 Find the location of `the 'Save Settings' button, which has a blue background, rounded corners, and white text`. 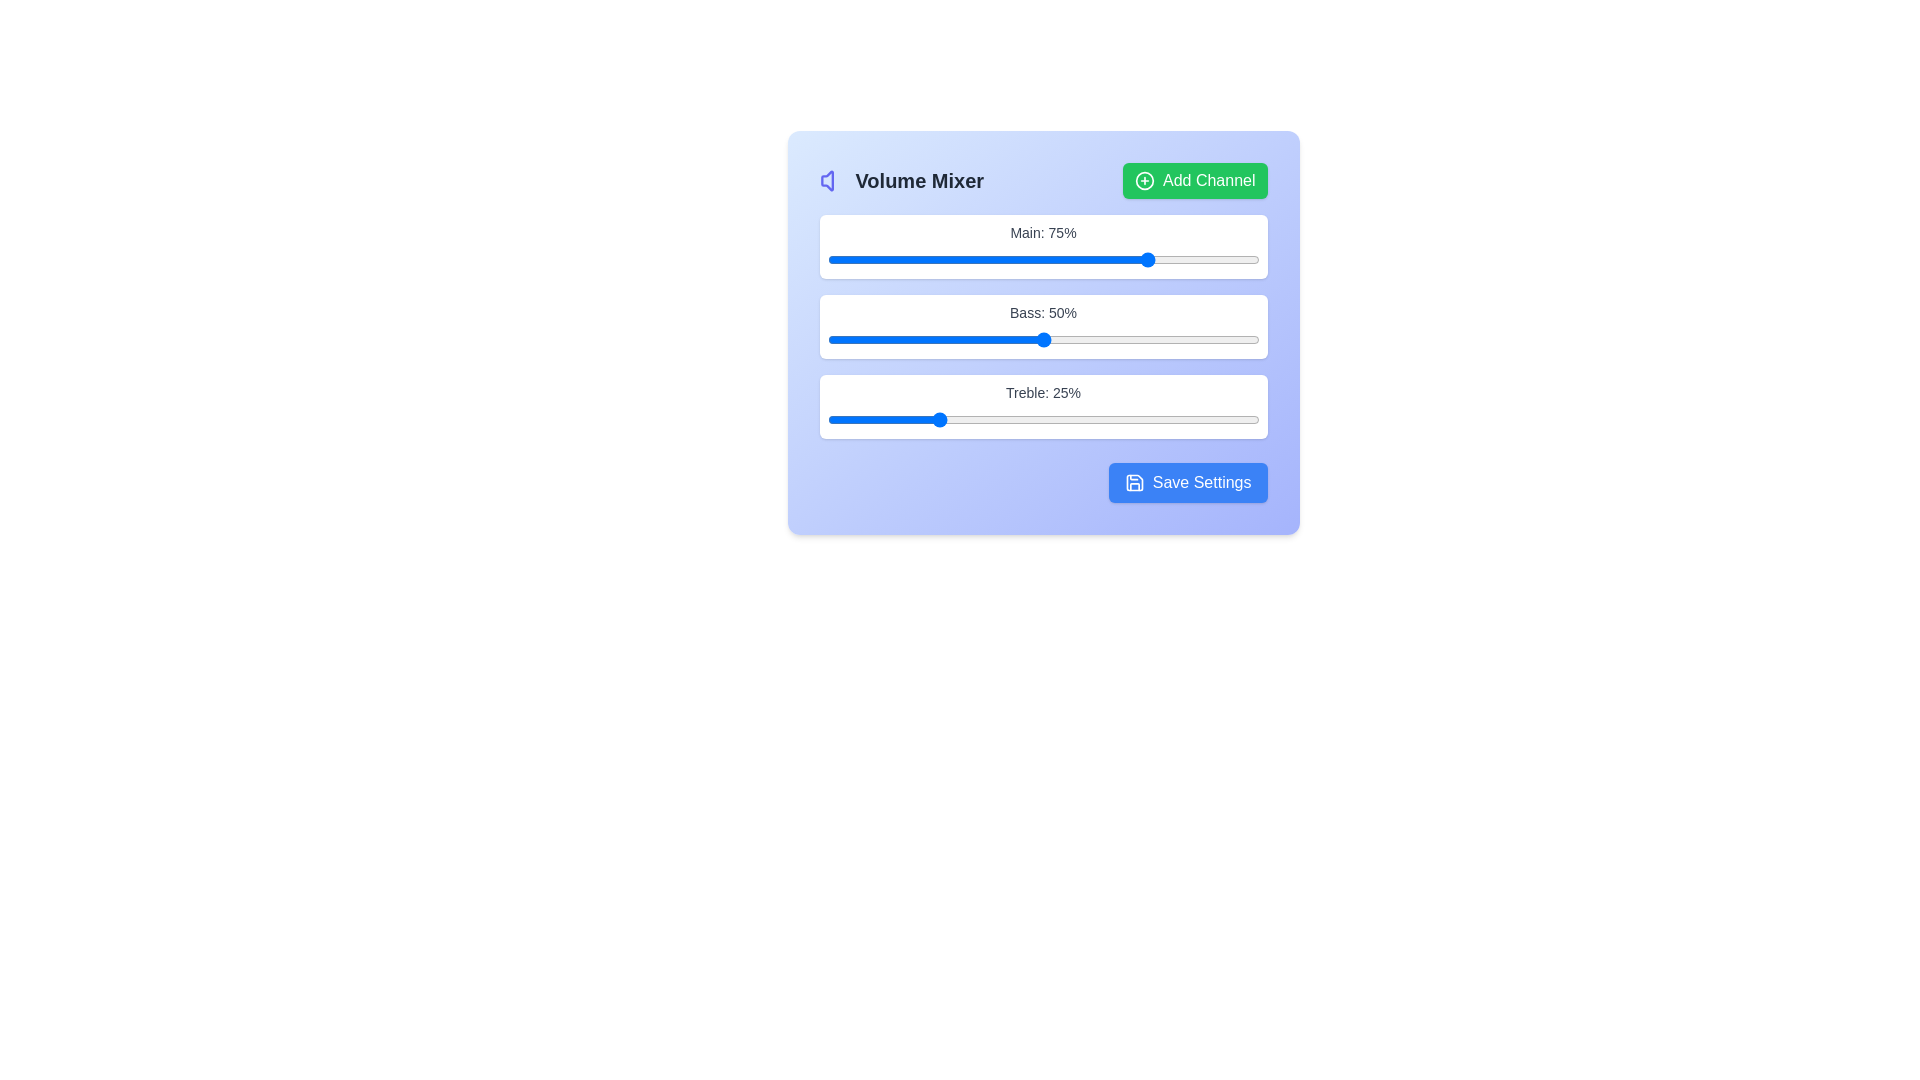

the 'Save Settings' button, which has a blue background, rounded corners, and white text is located at coordinates (1188, 482).